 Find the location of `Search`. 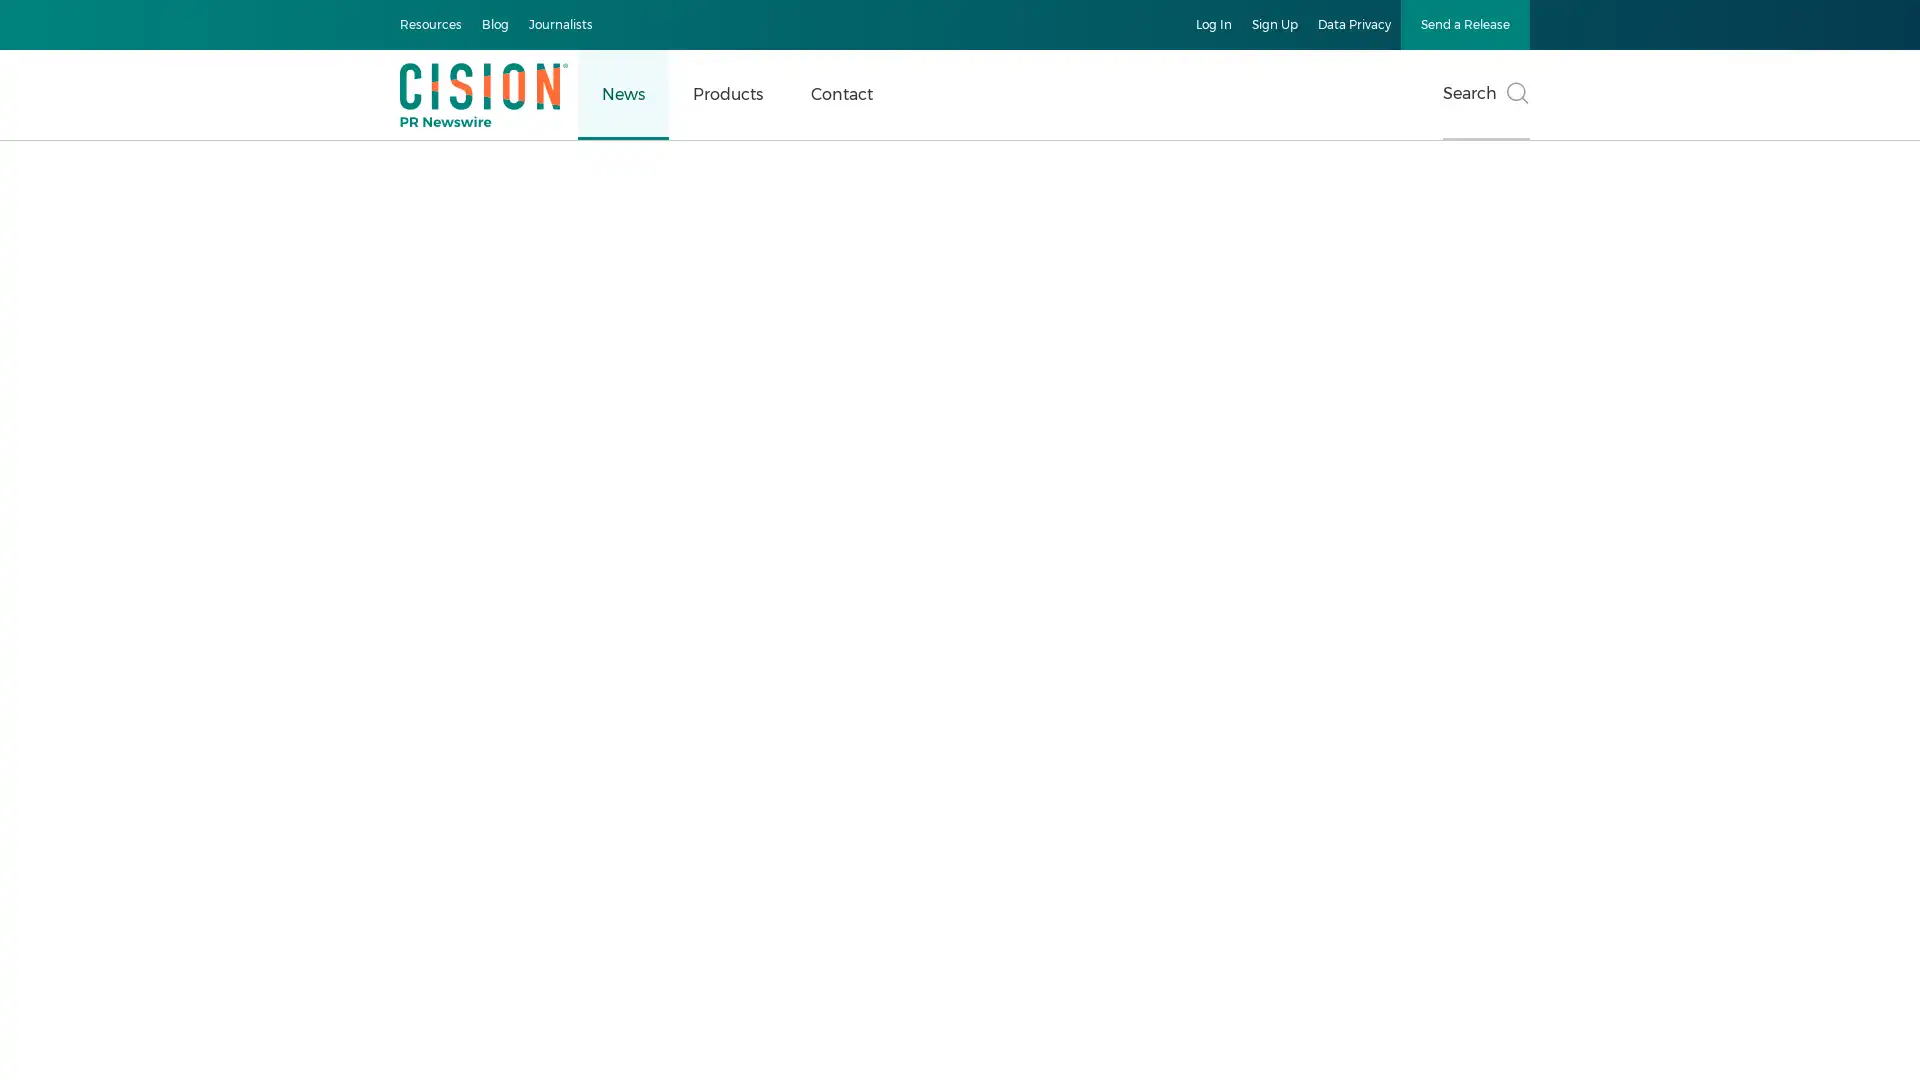

Search is located at coordinates (1486, 95).